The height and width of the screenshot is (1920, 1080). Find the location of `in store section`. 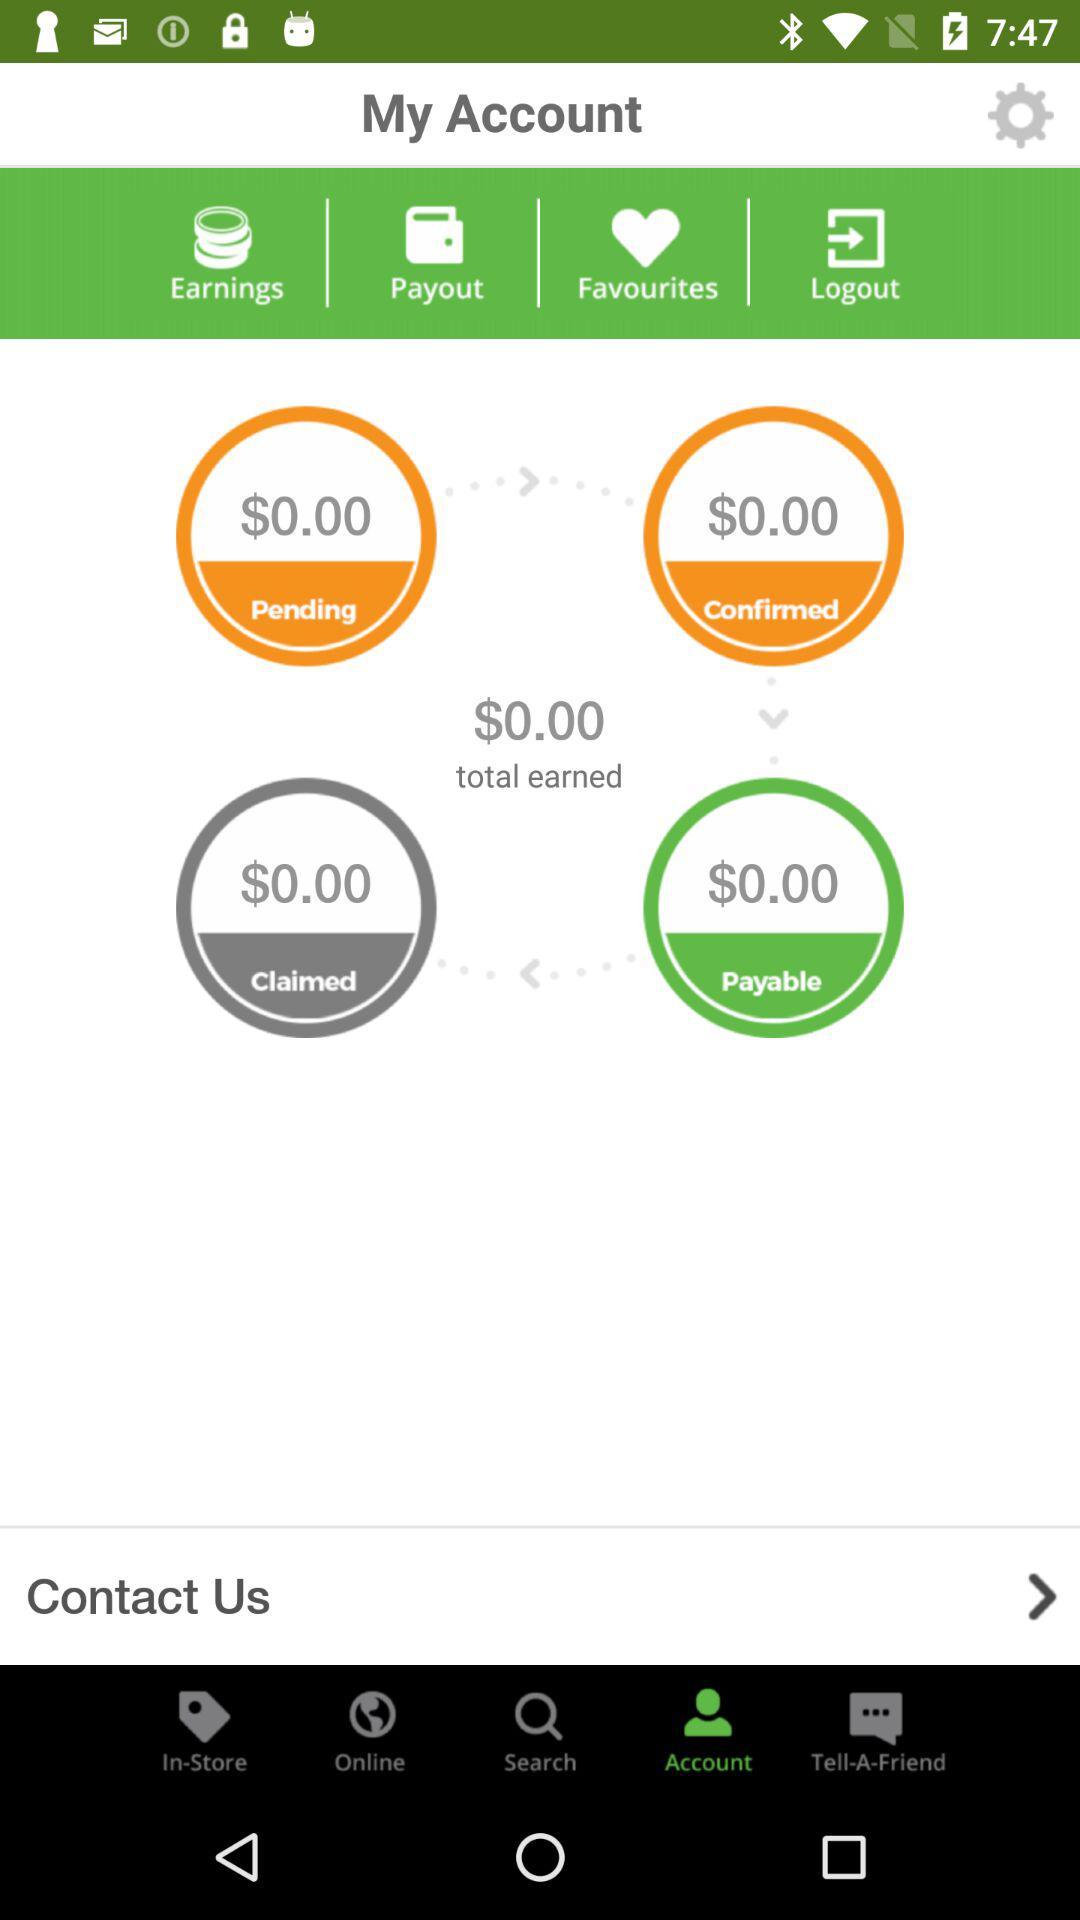

in store section is located at coordinates (204, 1728).